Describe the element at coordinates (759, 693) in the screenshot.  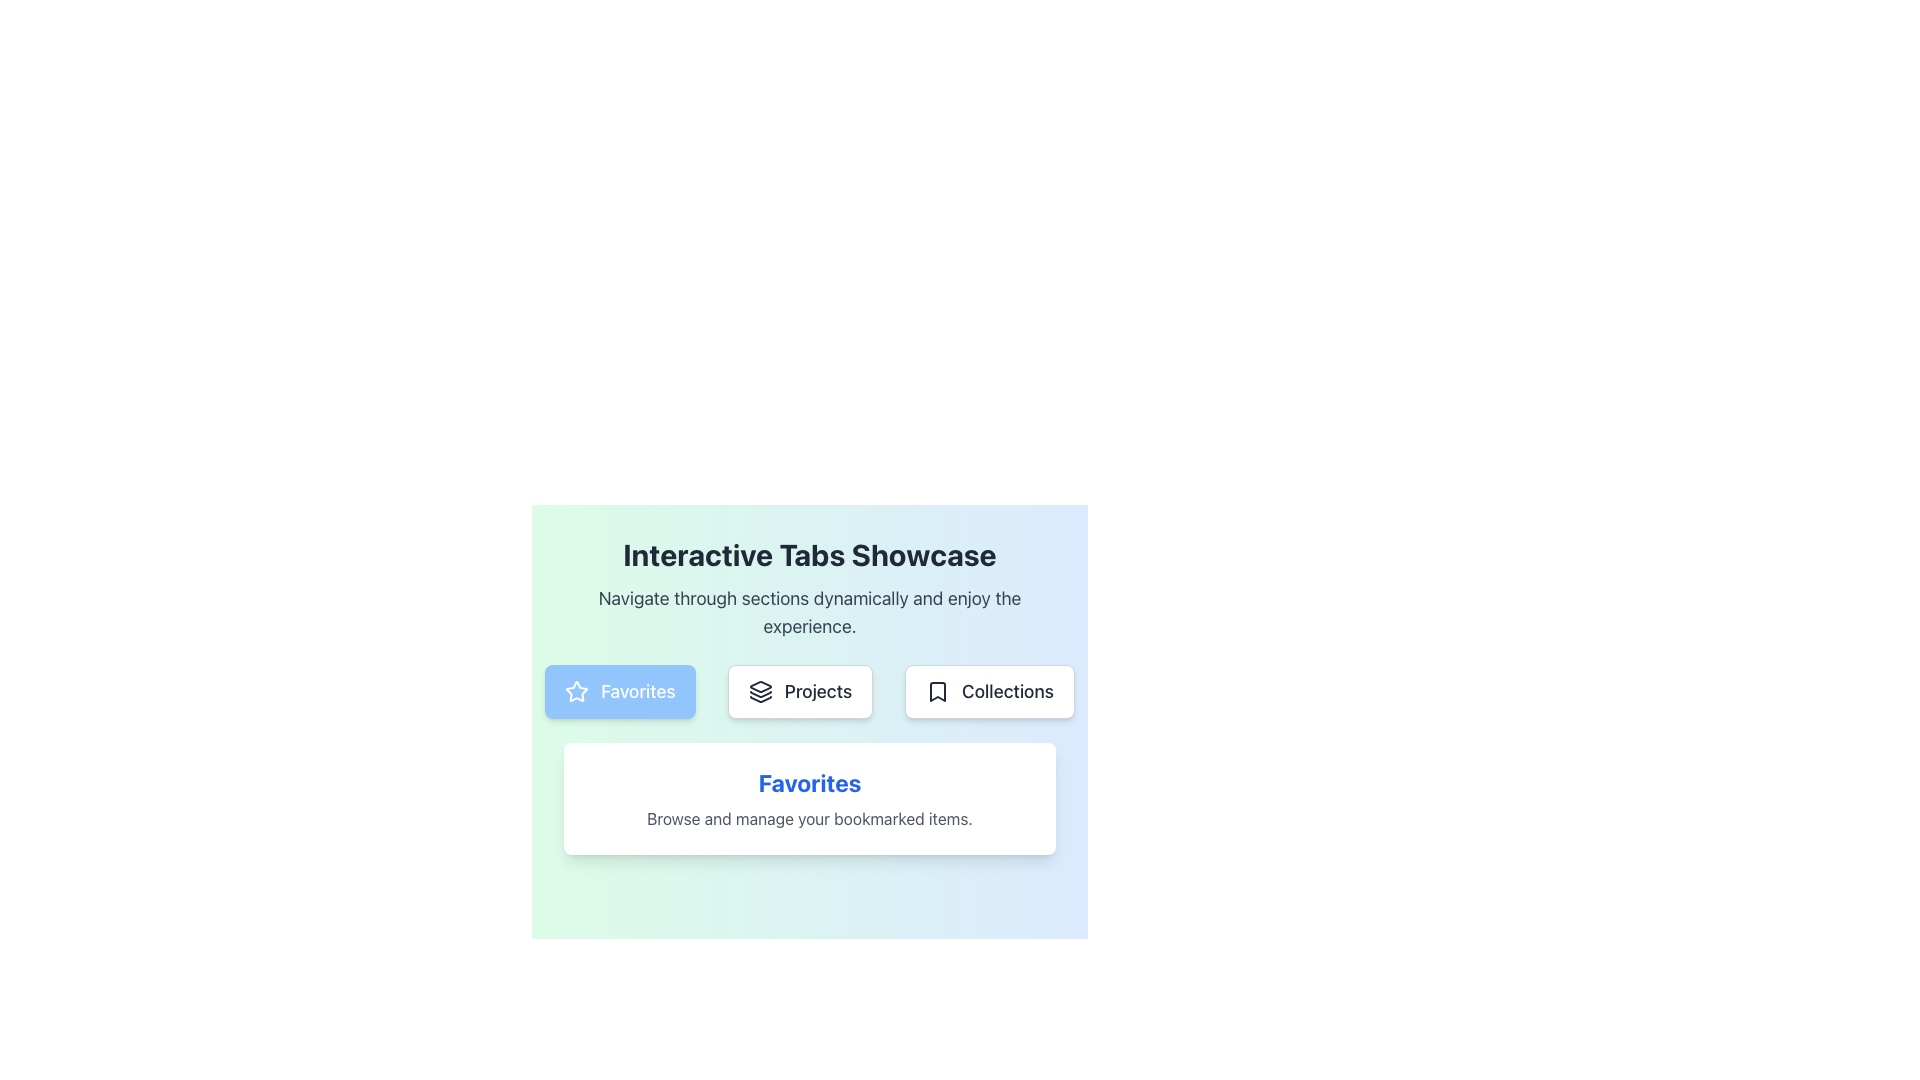
I see `the middle layer of the three-layered icon, which is a horizontal line-like shape with rounded edges styled to resemble stacking or grouping, located to the left of the 'Projects' text button` at that location.